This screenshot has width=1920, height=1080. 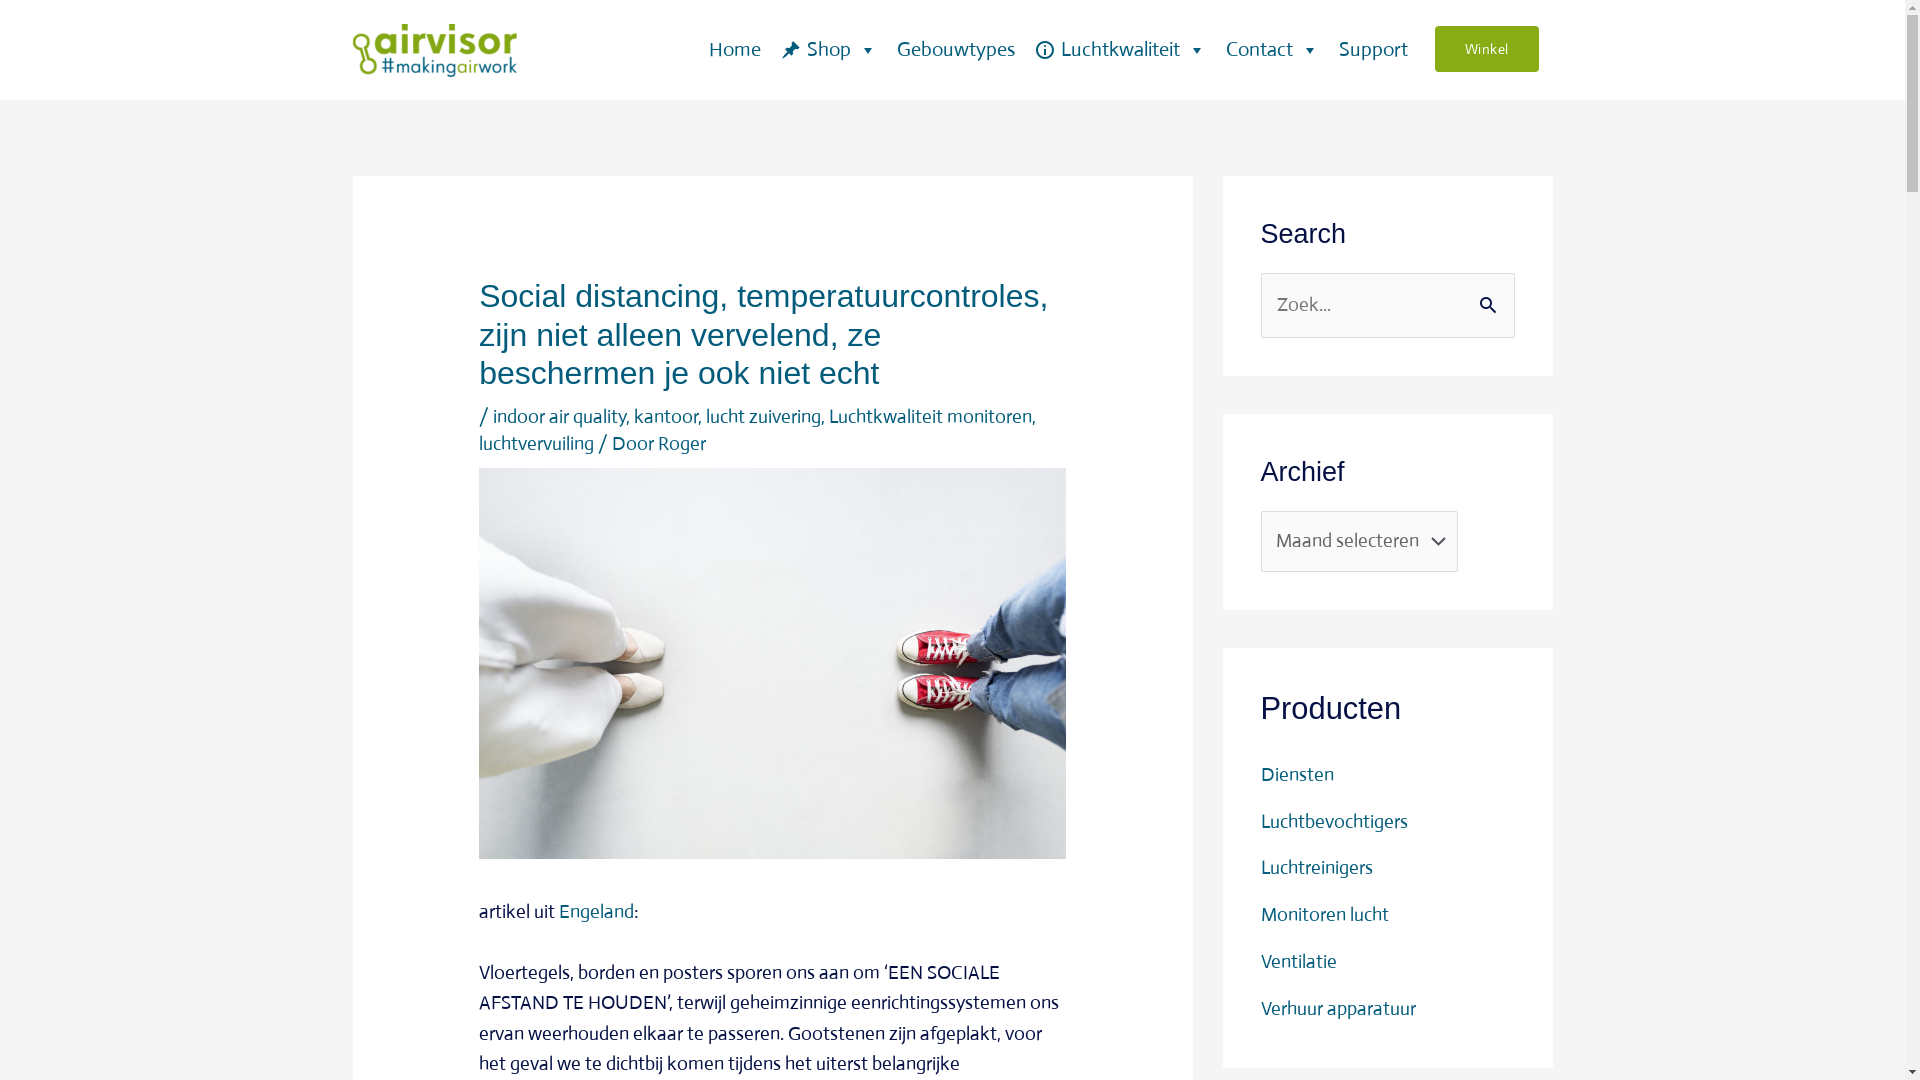 I want to click on 'Luchtbevochtigers', so click(x=1333, y=821).